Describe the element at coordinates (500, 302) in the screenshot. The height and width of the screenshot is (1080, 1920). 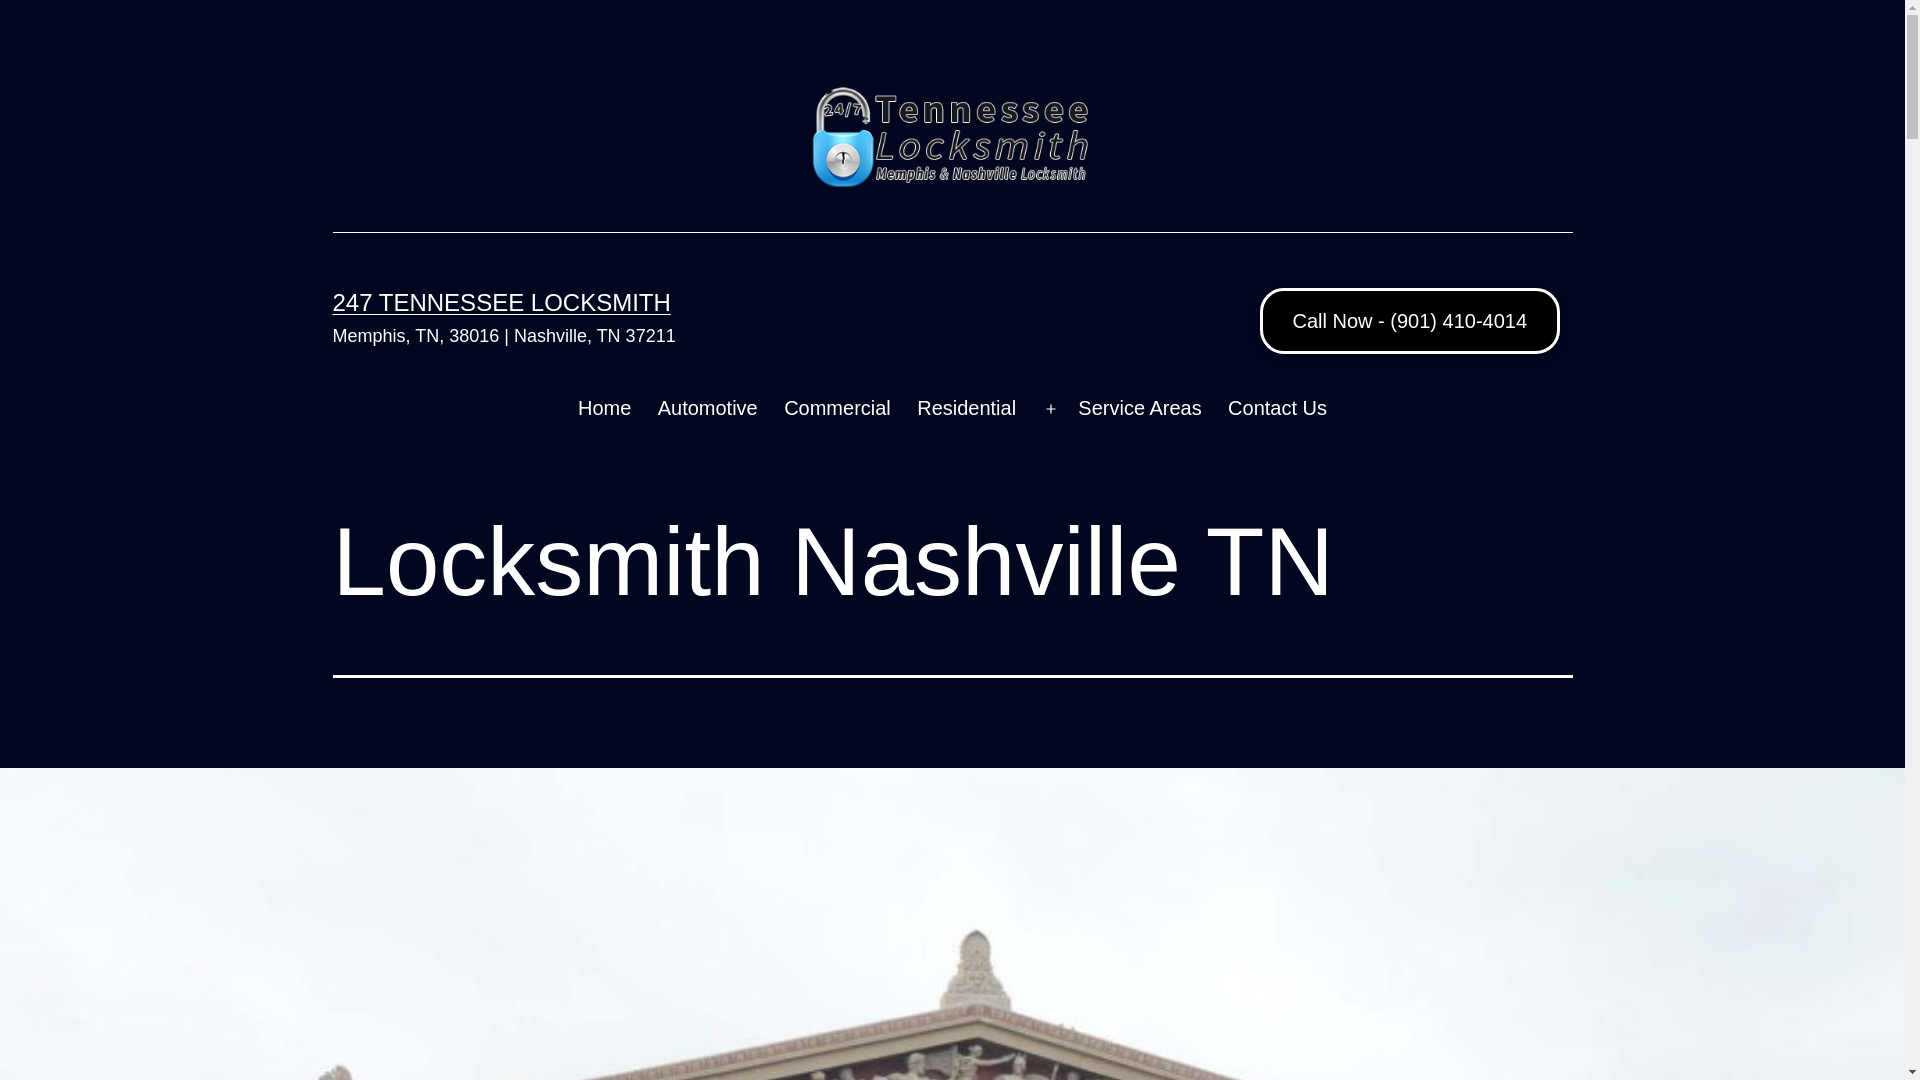
I see `'247 TENNESSEE LOCKSMITH'` at that location.